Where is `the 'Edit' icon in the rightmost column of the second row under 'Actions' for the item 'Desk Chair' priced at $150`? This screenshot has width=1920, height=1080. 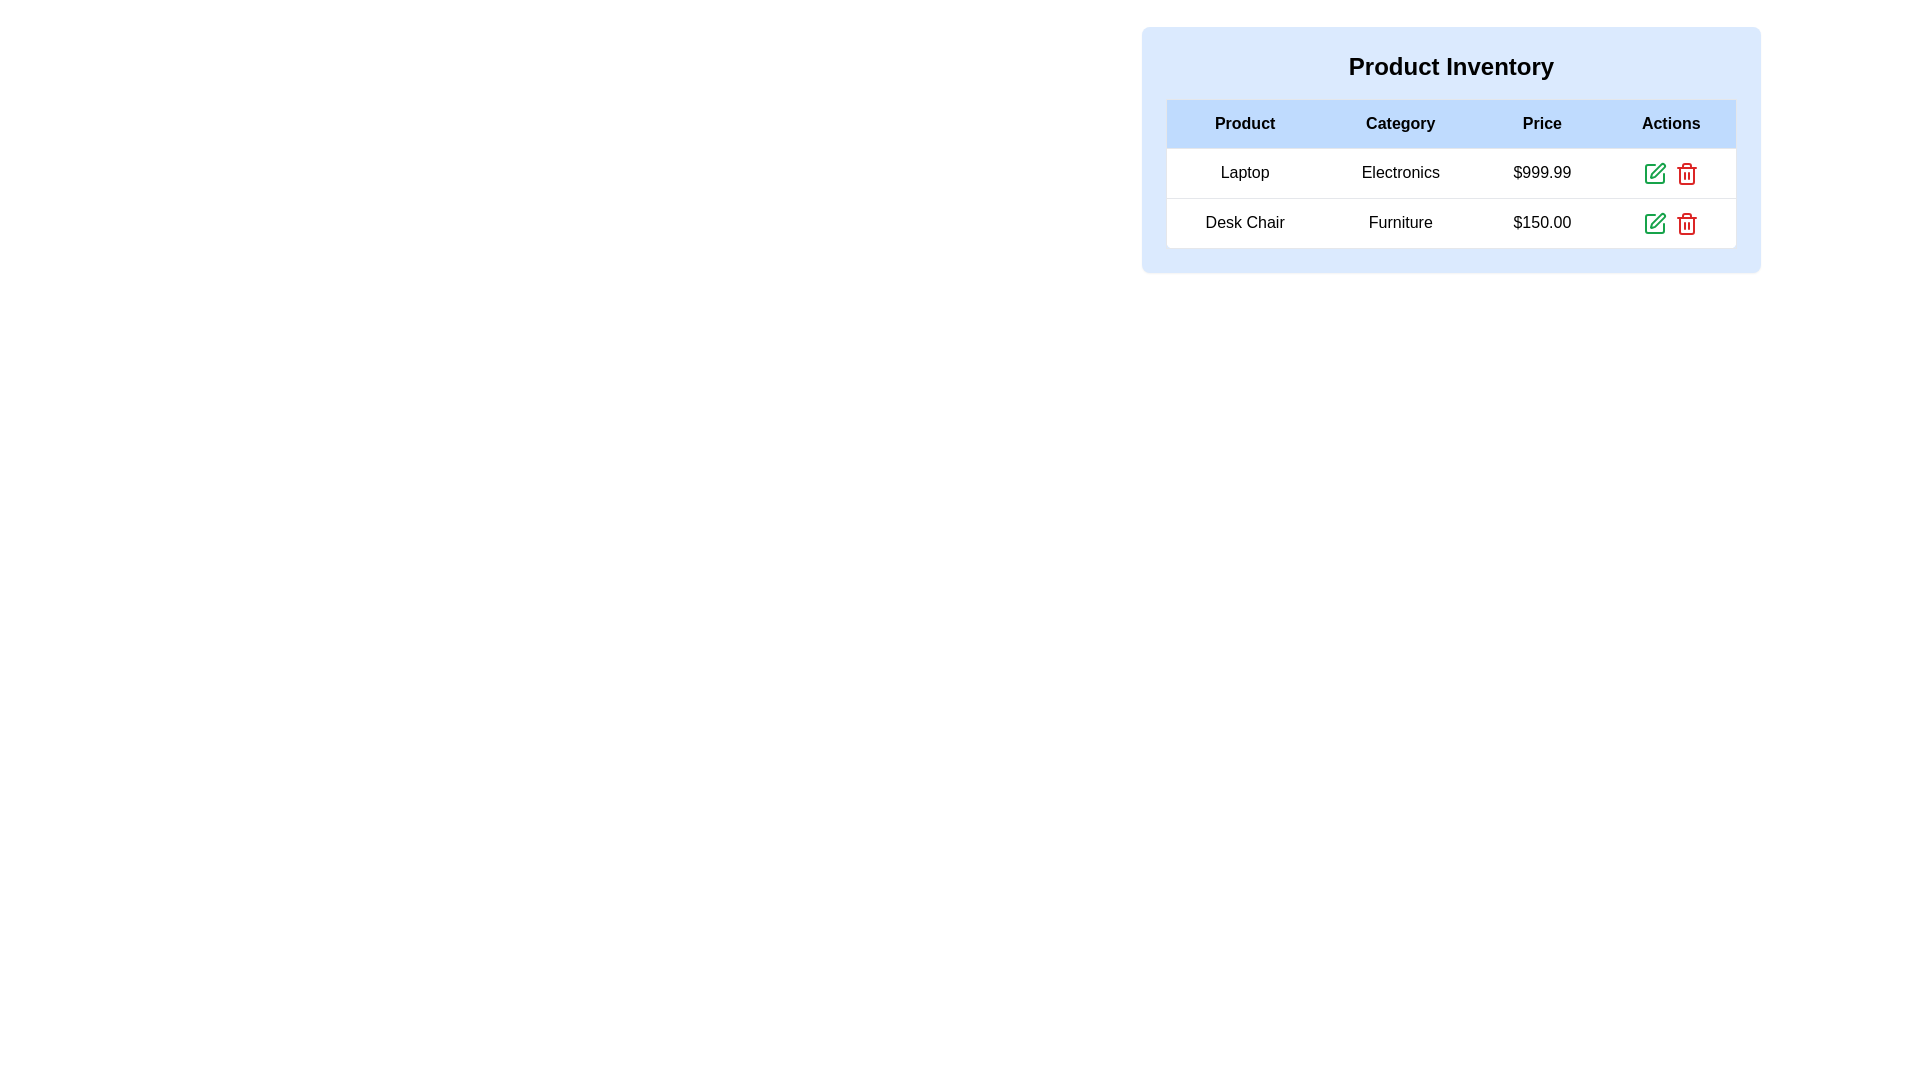
the 'Edit' icon in the rightmost column of the second row under 'Actions' for the item 'Desk Chair' priced at $150 is located at coordinates (1658, 169).